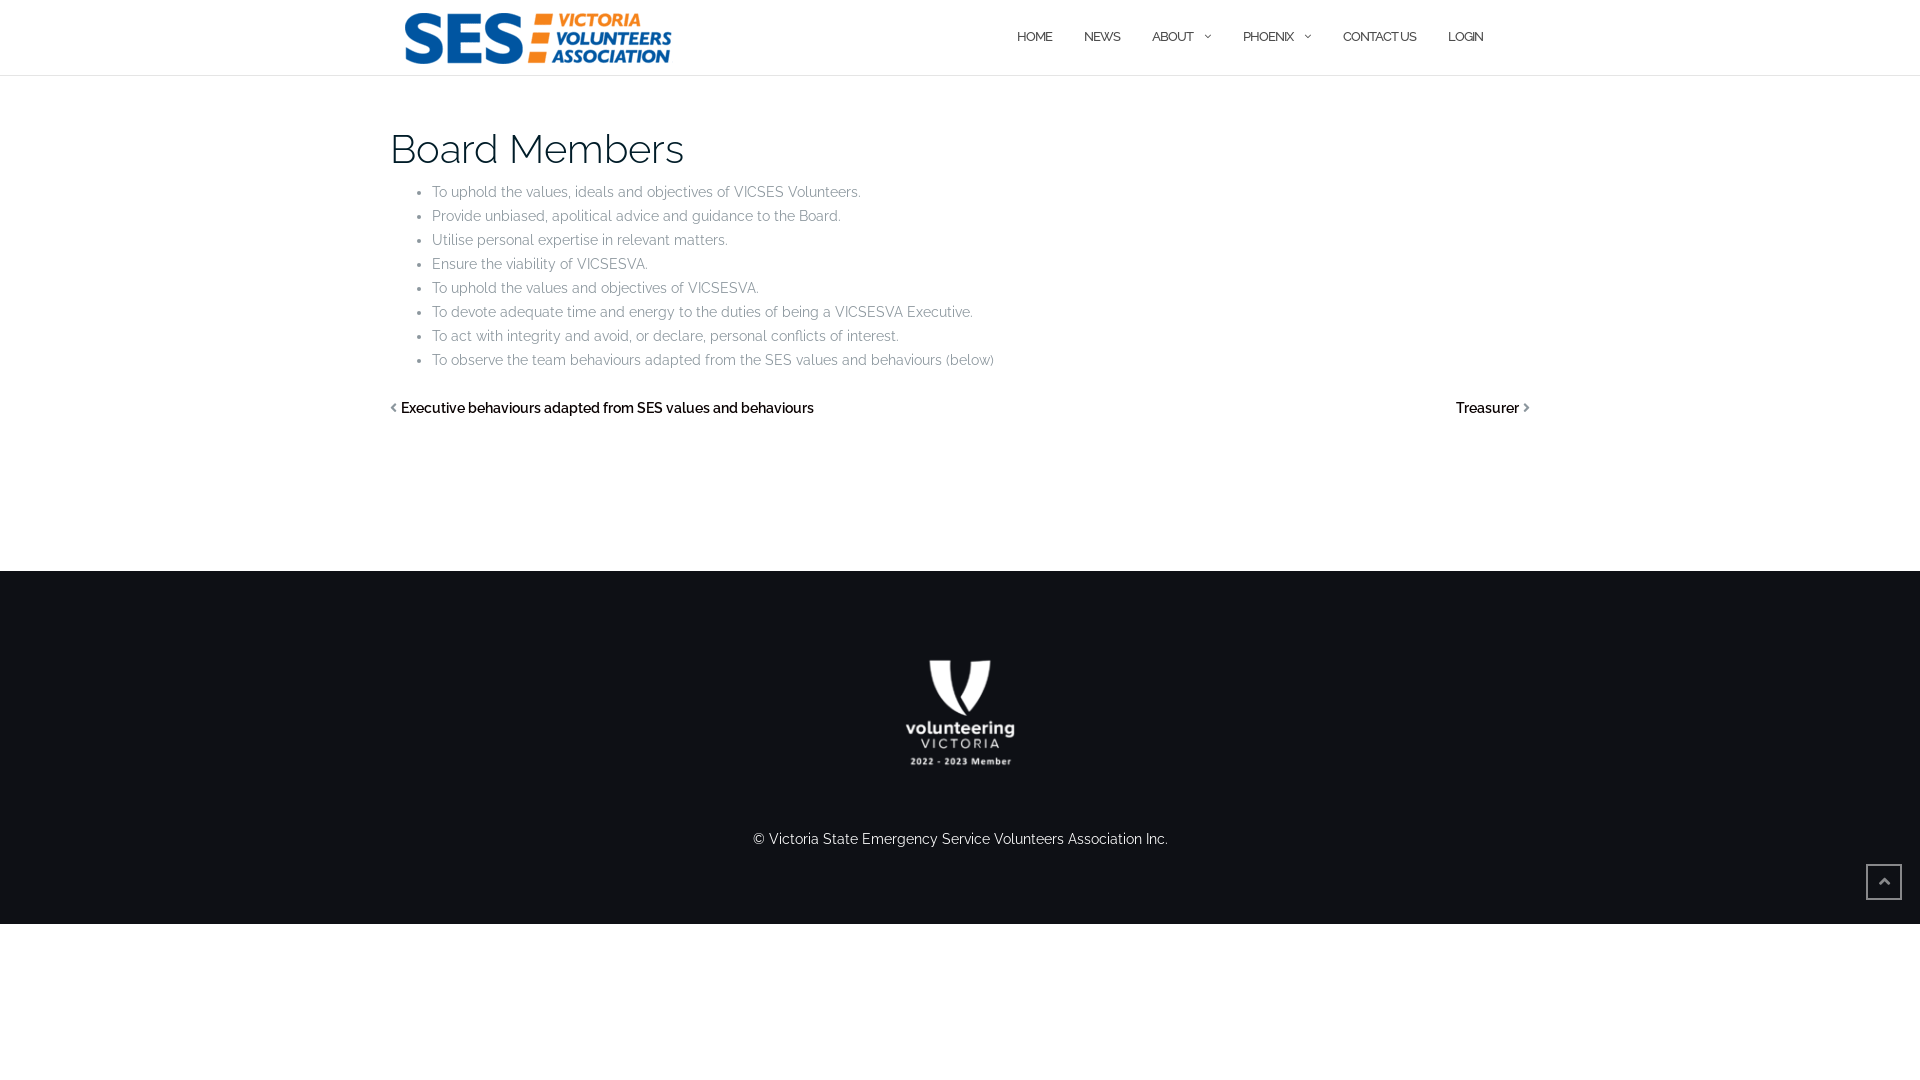  What do you see at coordinates (1378, 37) in the screenshot?
I see `'CONTACT US'` at bounding box center [1378, 37].